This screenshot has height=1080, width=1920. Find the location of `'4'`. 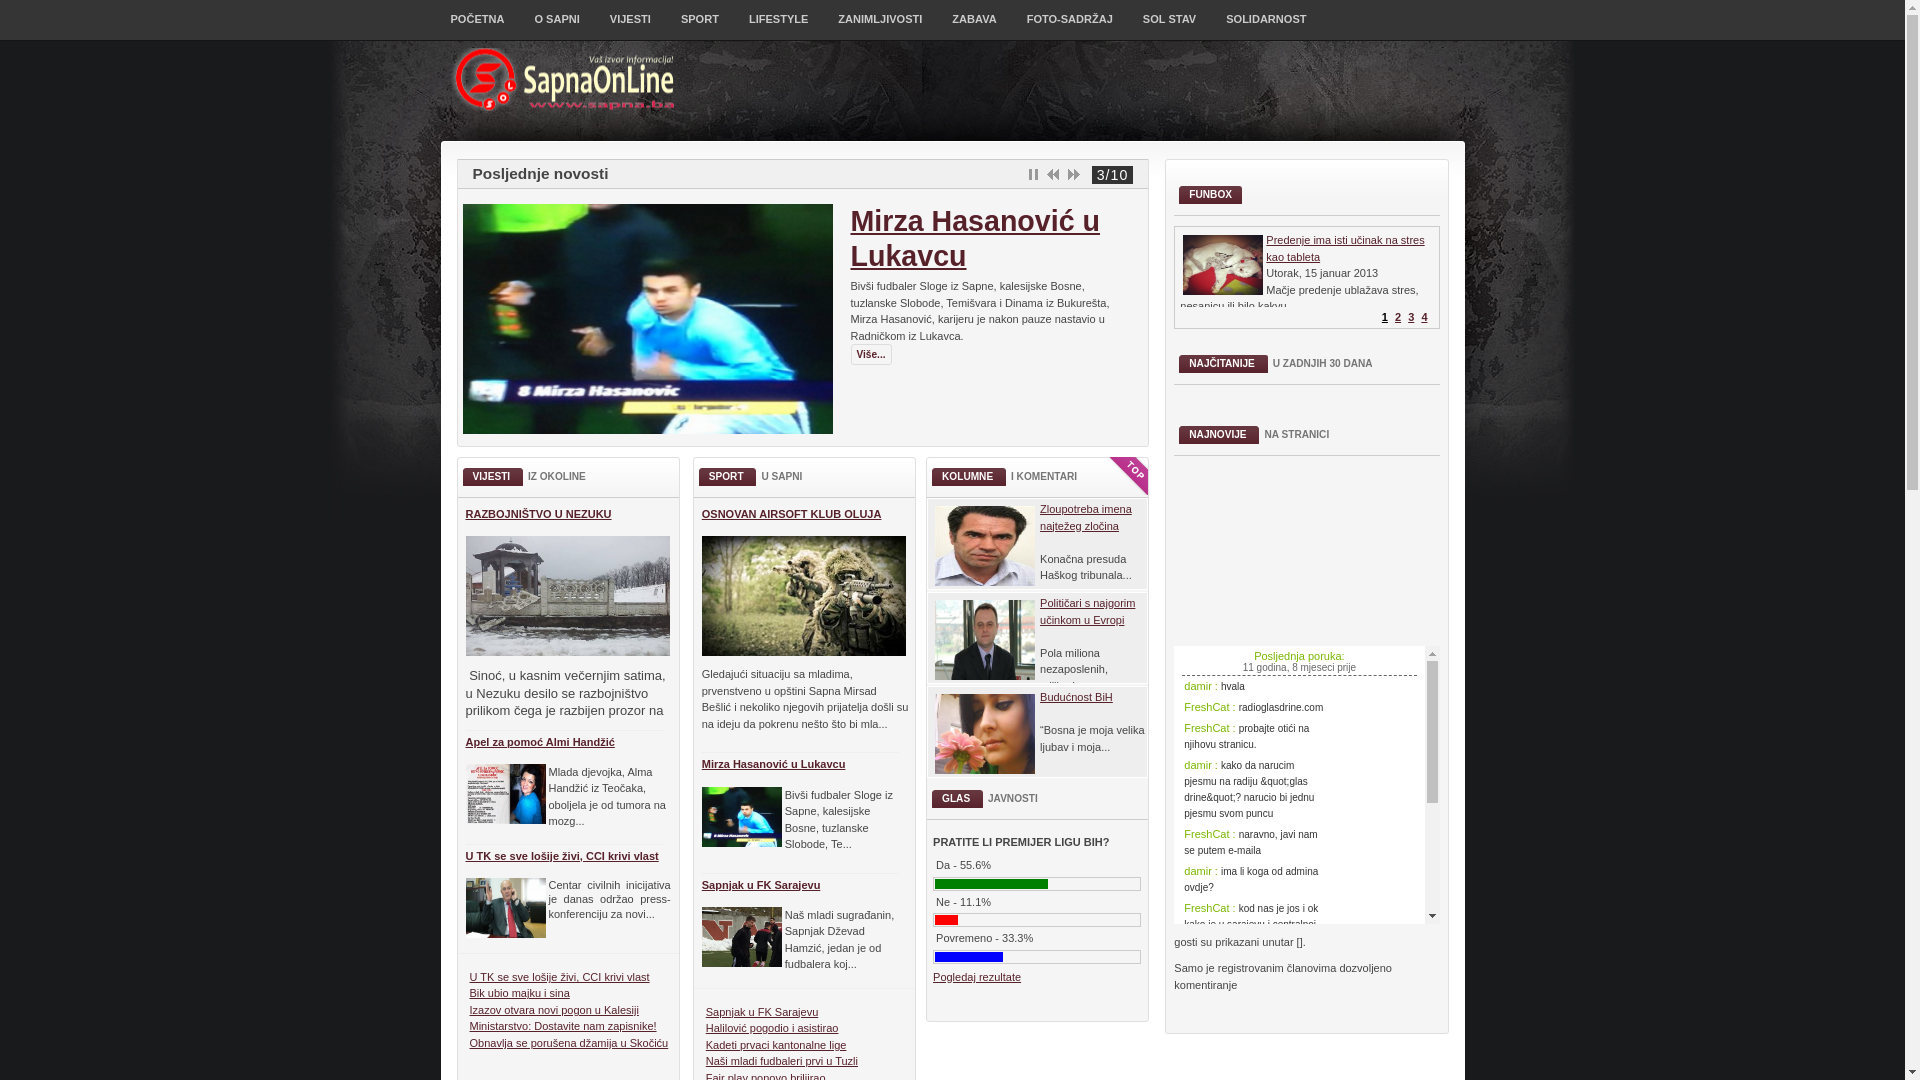

'4' is located at coordinates (1423, 315).